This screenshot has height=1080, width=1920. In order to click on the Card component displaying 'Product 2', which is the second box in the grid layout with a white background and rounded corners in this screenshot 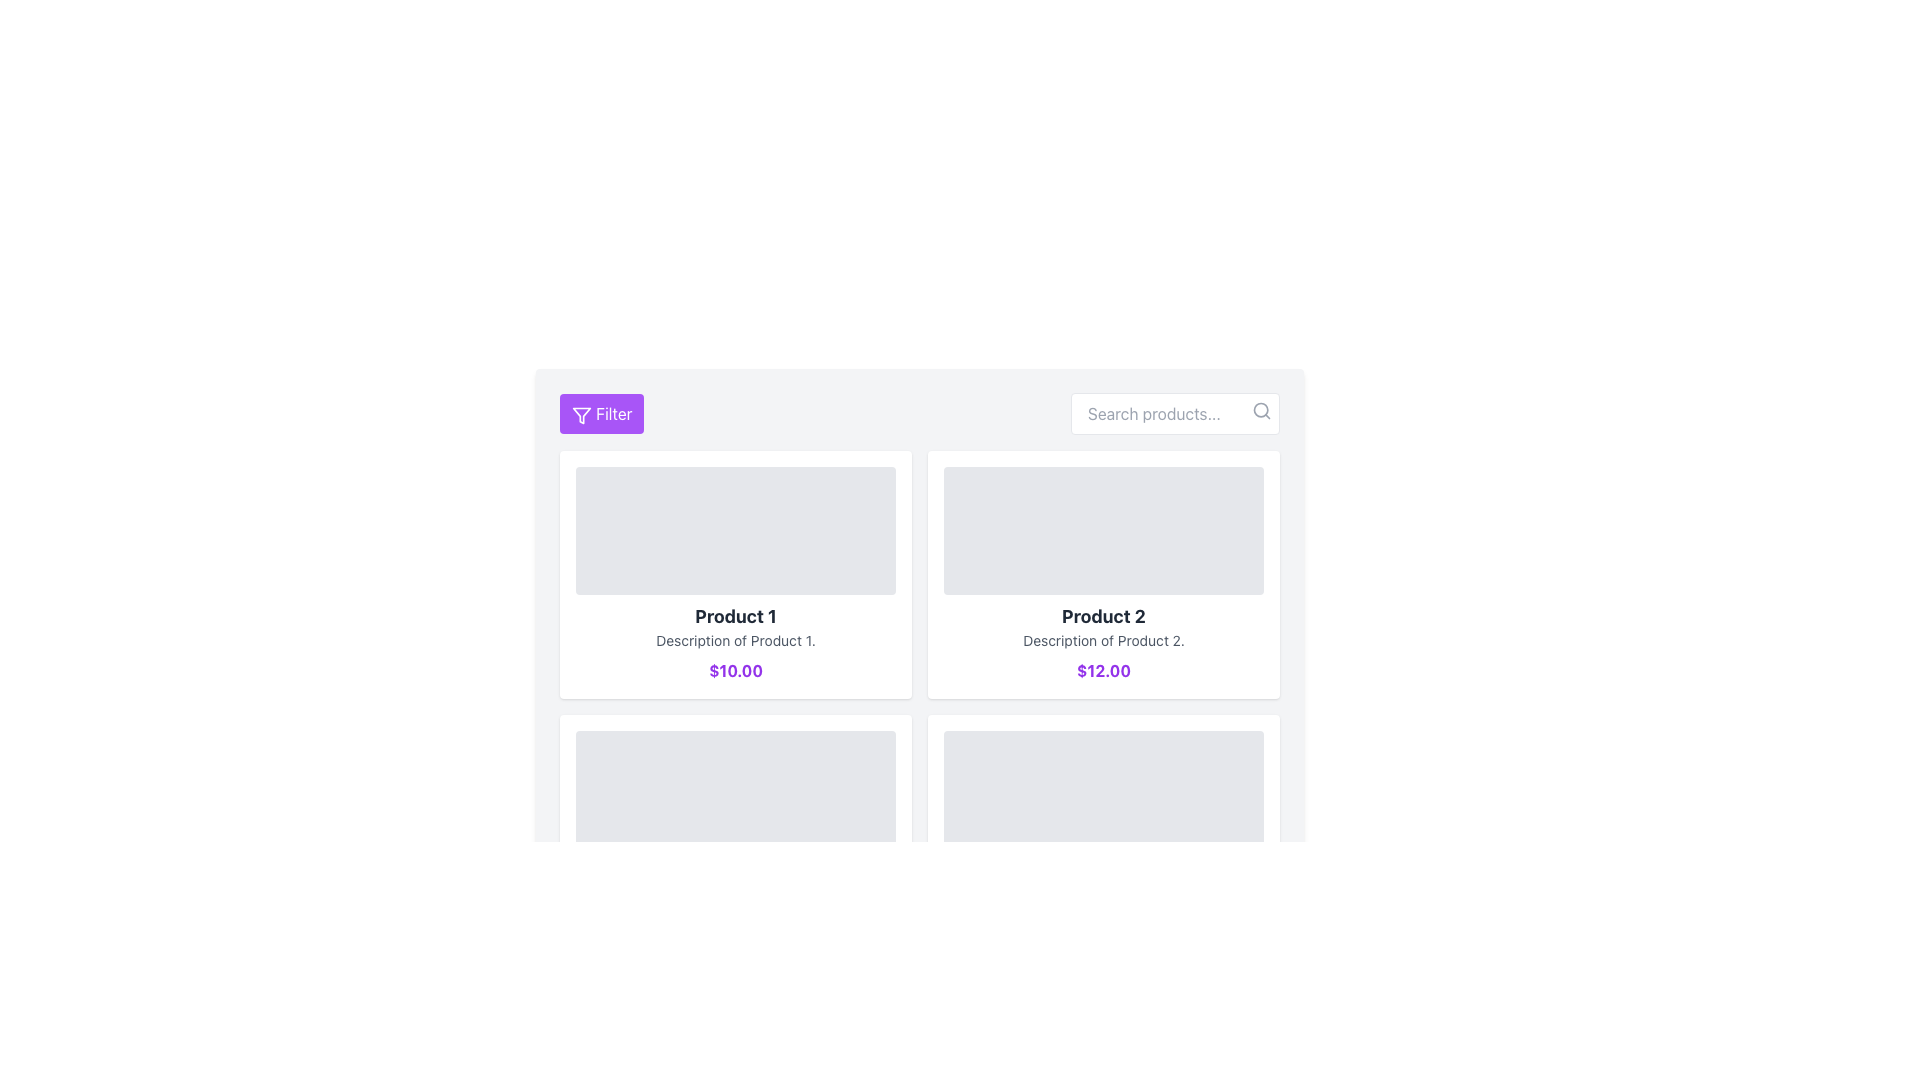, I will do `click(1103, 574)`.